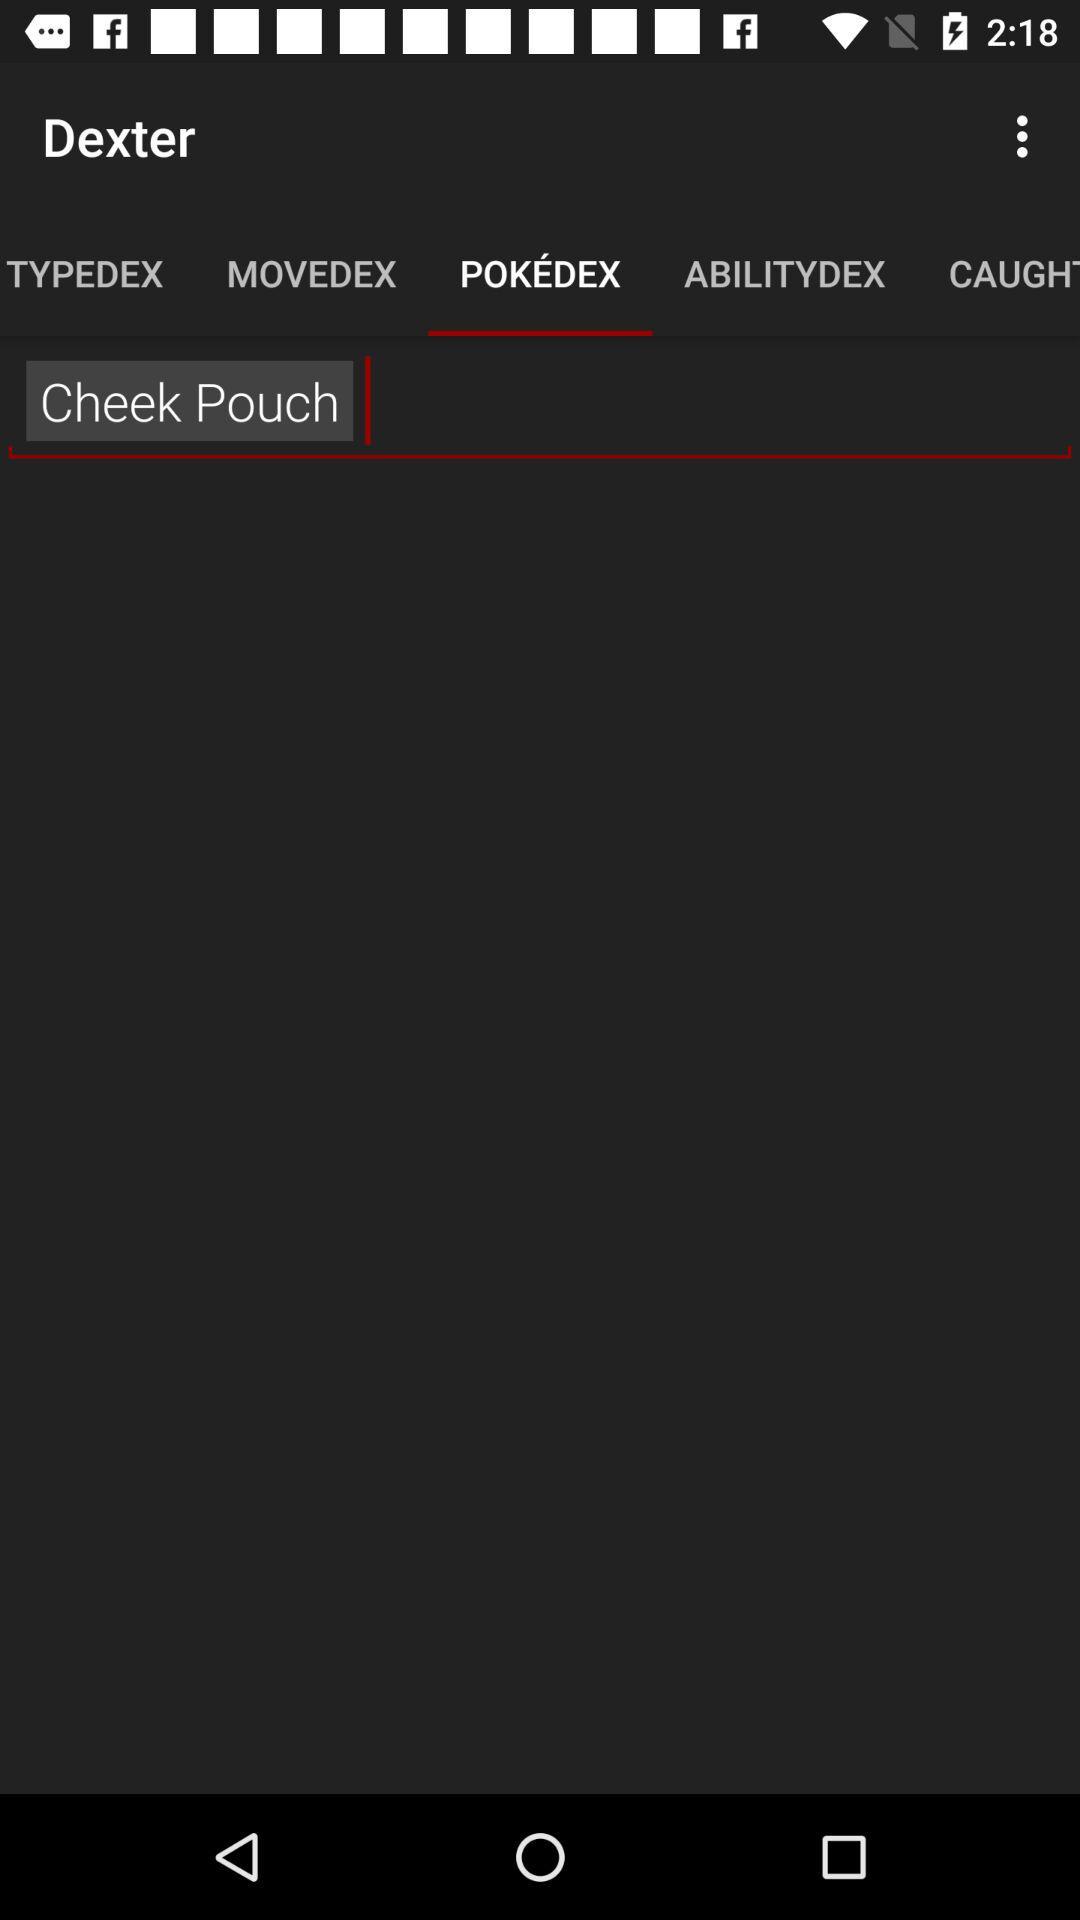 This screenshot has width=1080, height=1920. I want to click on item to the right of dexter item, so click(1027, 135).